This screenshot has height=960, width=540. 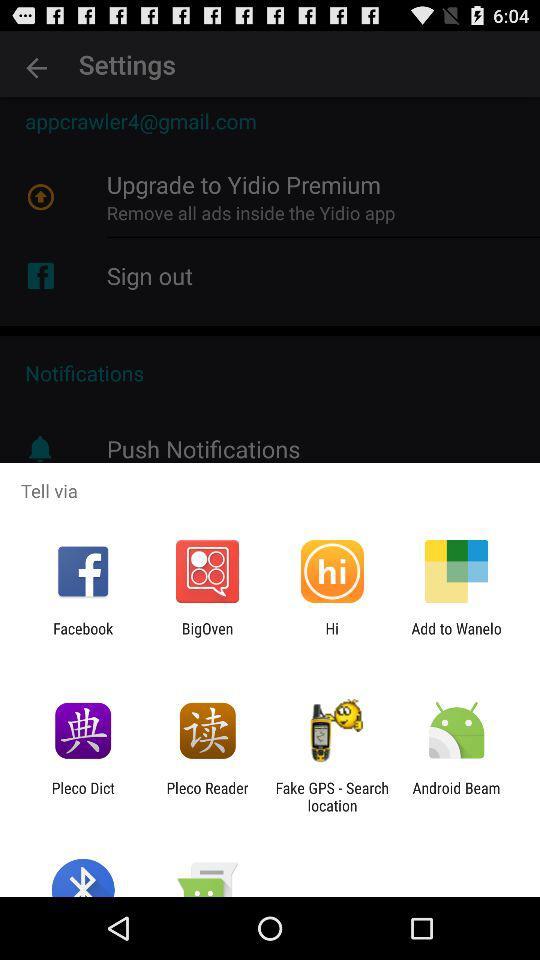 I want to click on hi icon, so click(x=332, y=636).